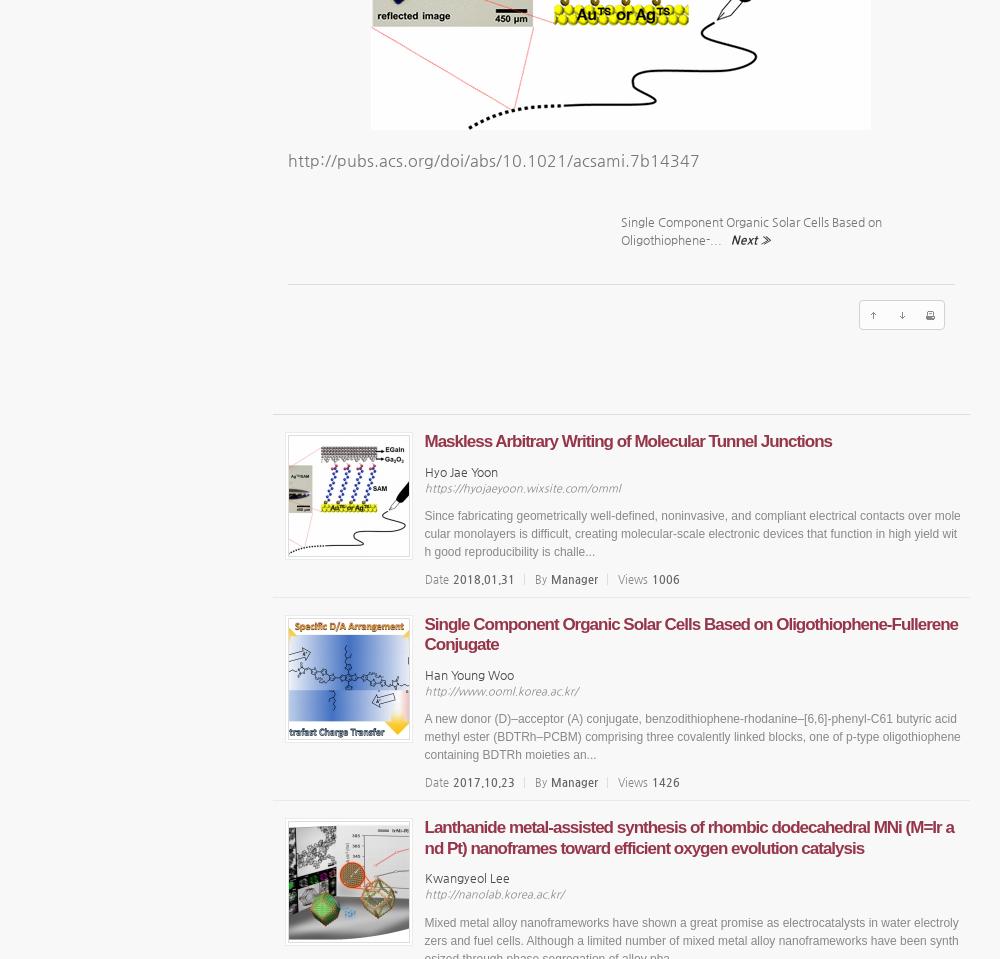 Image resolution: width=1000 pixels, height=959 pixels. What do you see at coordinates (492, 894) in the screenshot?
I see `'http://nanolab.korea.ac.kr/'` at bounding box center [492, 894].